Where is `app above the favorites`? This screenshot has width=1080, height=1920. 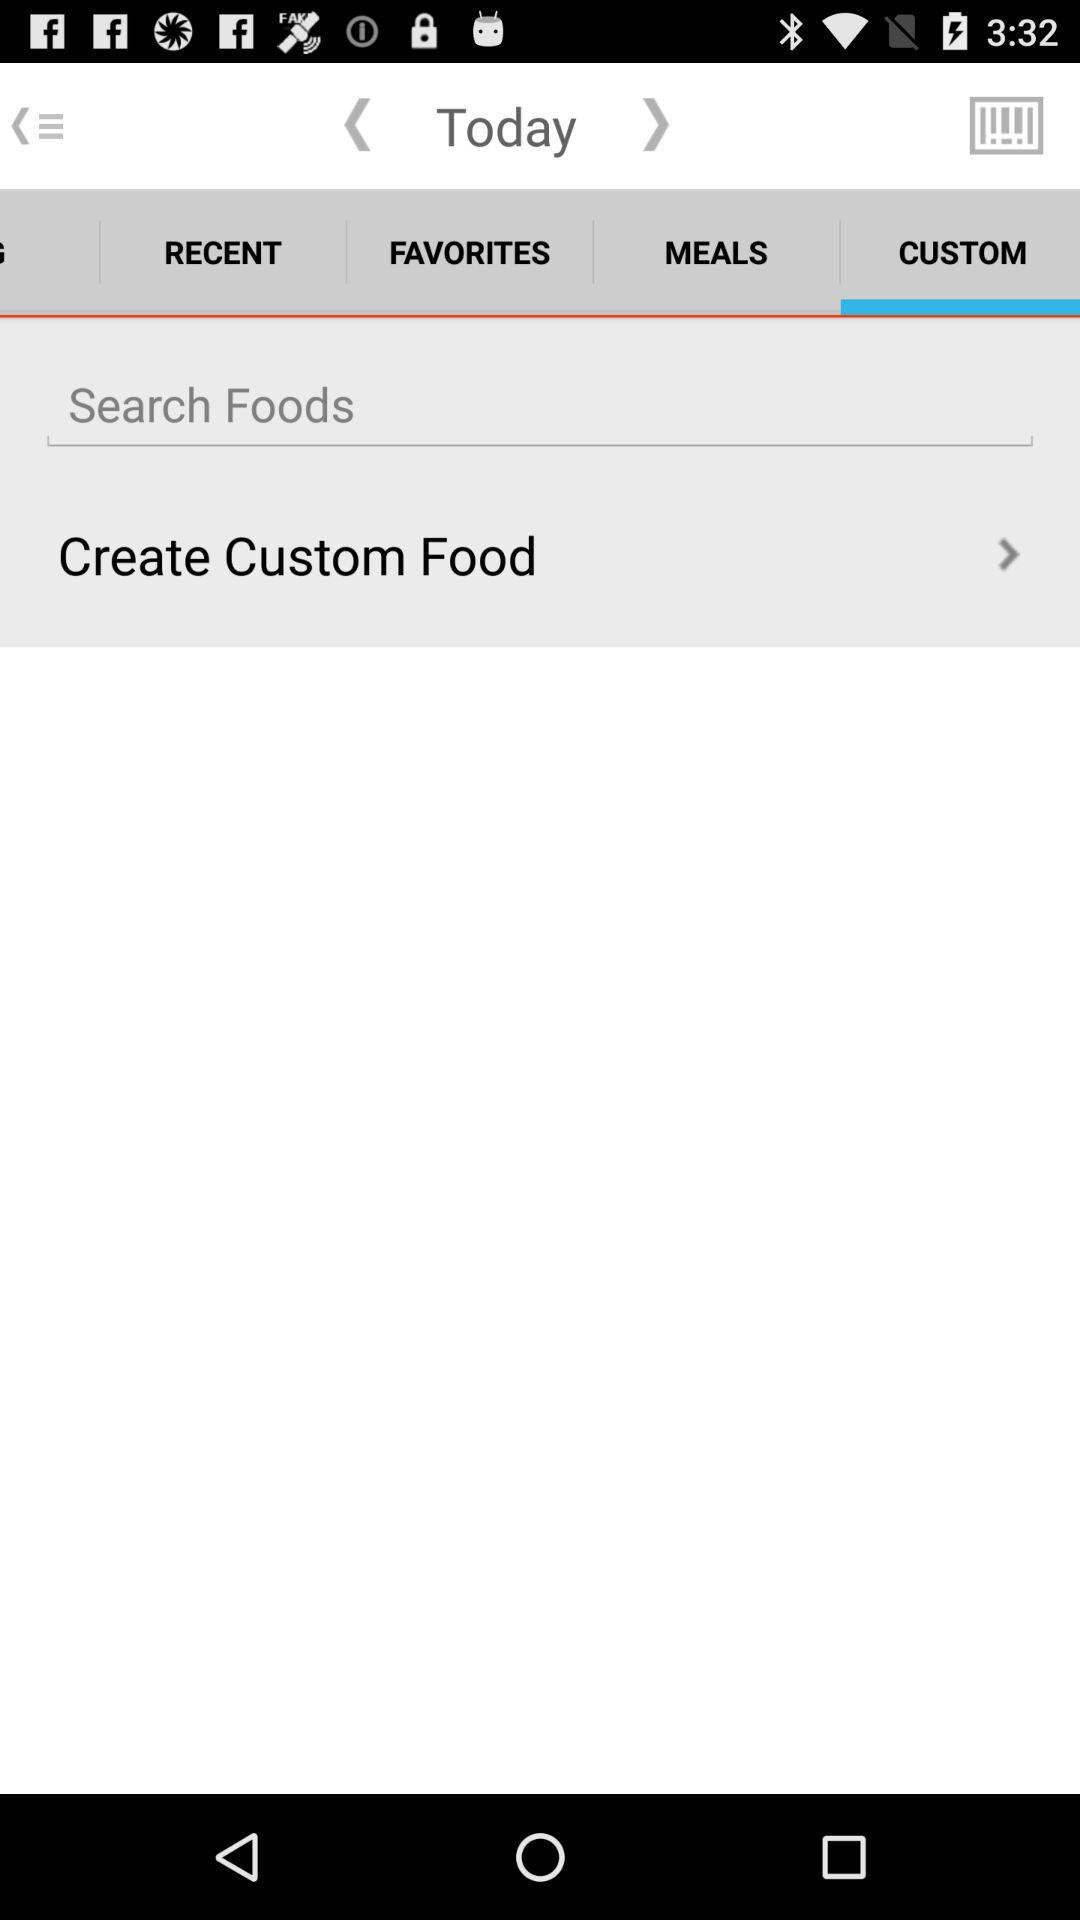 app above the favorites is located at coordinates (505, 124).